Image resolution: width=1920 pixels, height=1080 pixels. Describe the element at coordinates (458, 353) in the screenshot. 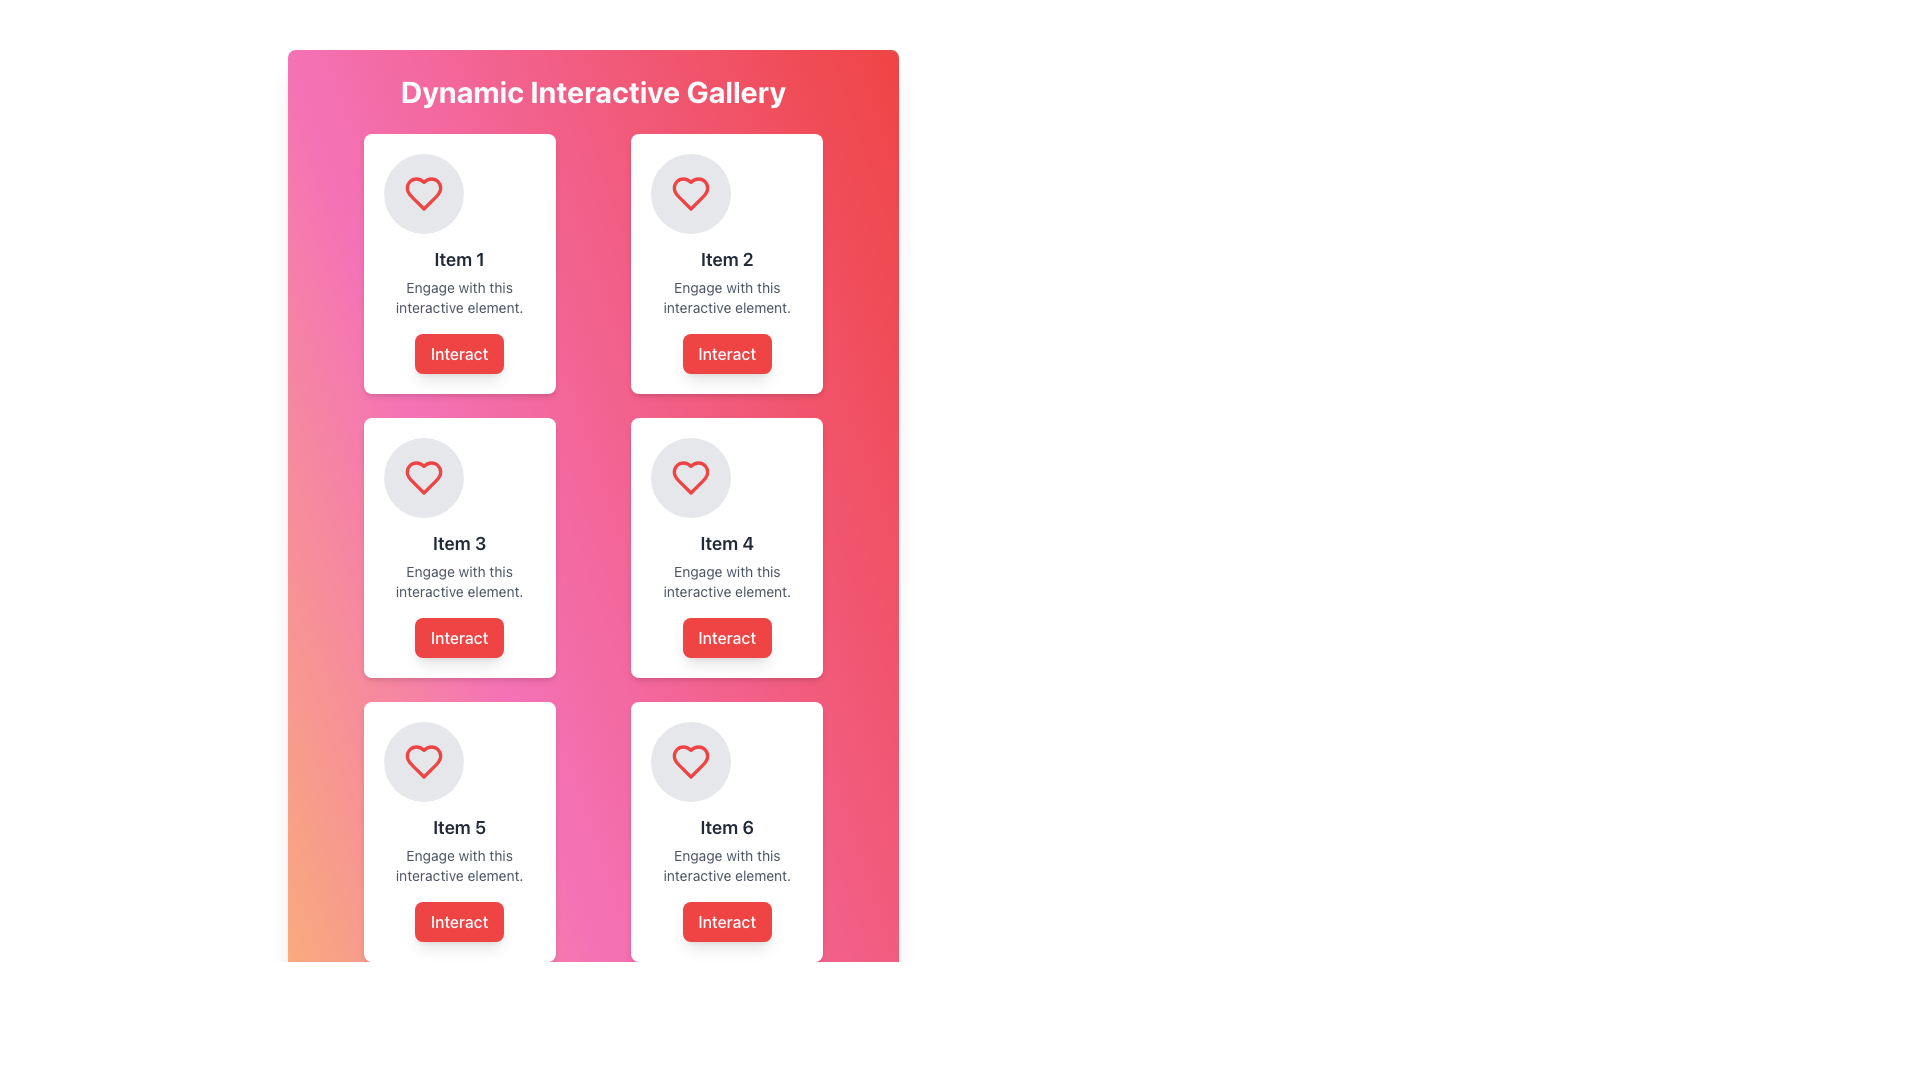

I see `keyboard navigation` at that location.